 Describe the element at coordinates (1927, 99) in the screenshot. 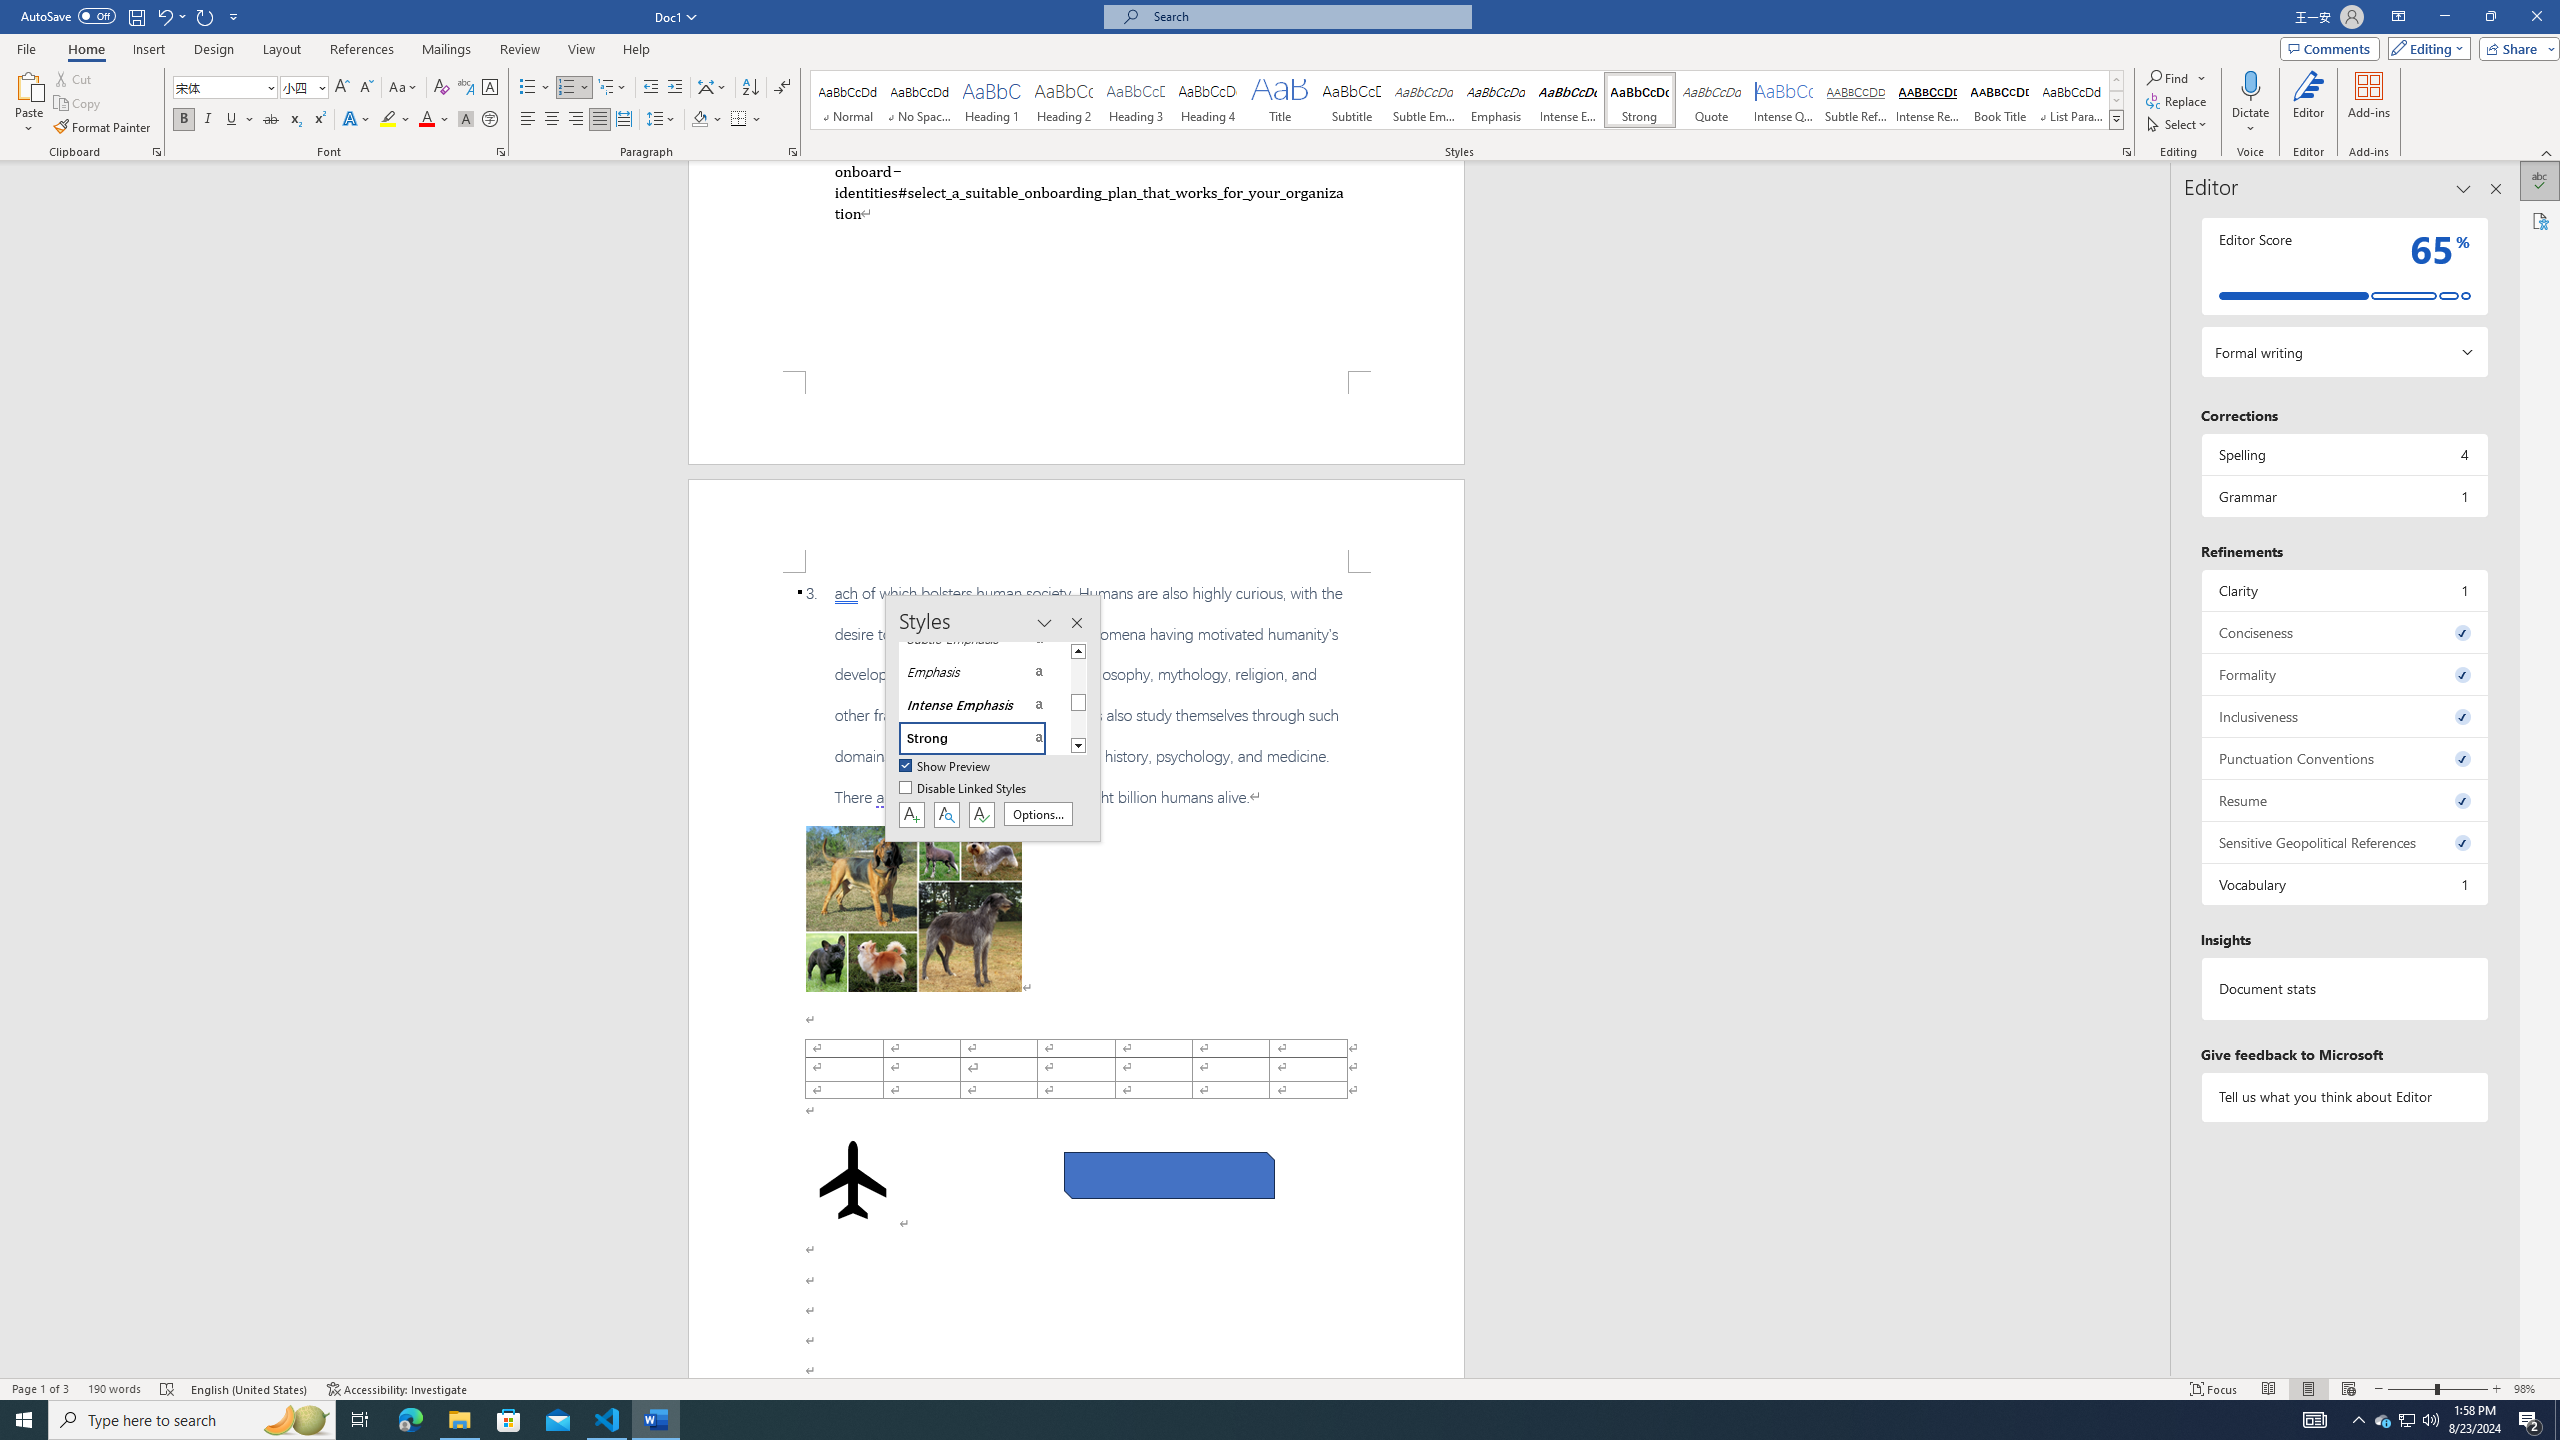

I see `'Intense Reference'` at that location.